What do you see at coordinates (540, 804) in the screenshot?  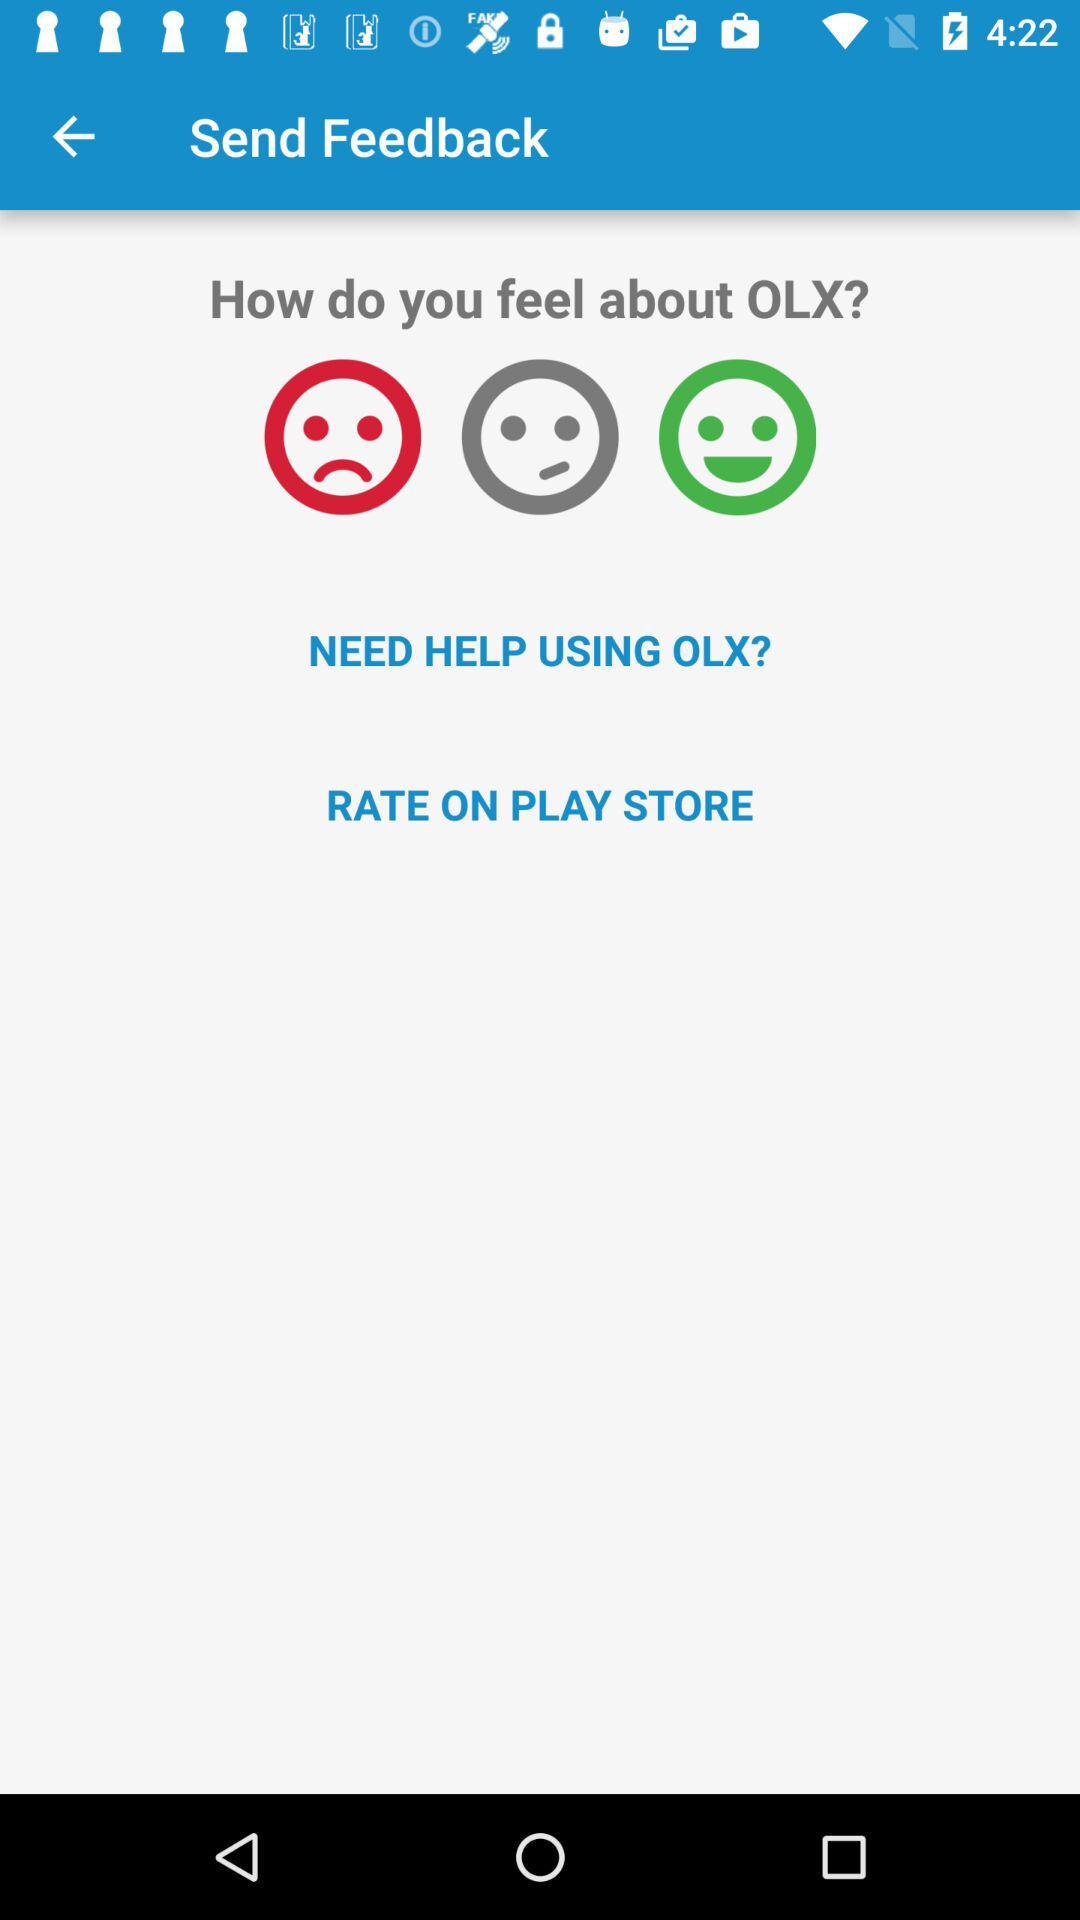 I see `item below need help using` at bounding box center [540, 804].